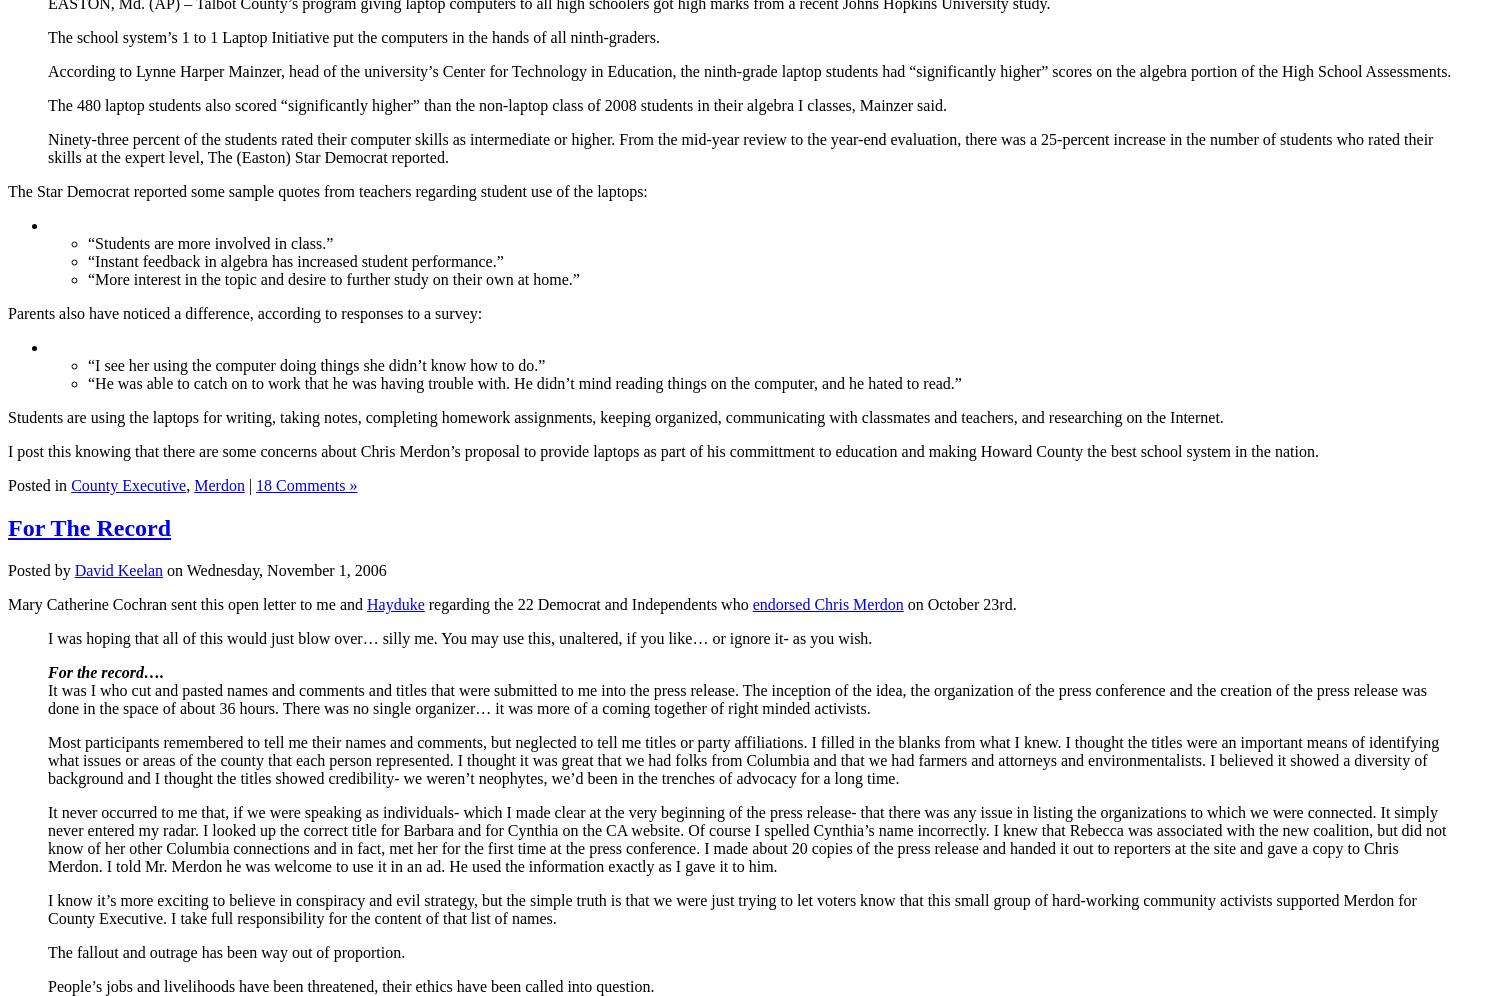  I want to click on '18 Comments »', so click(306, 483).